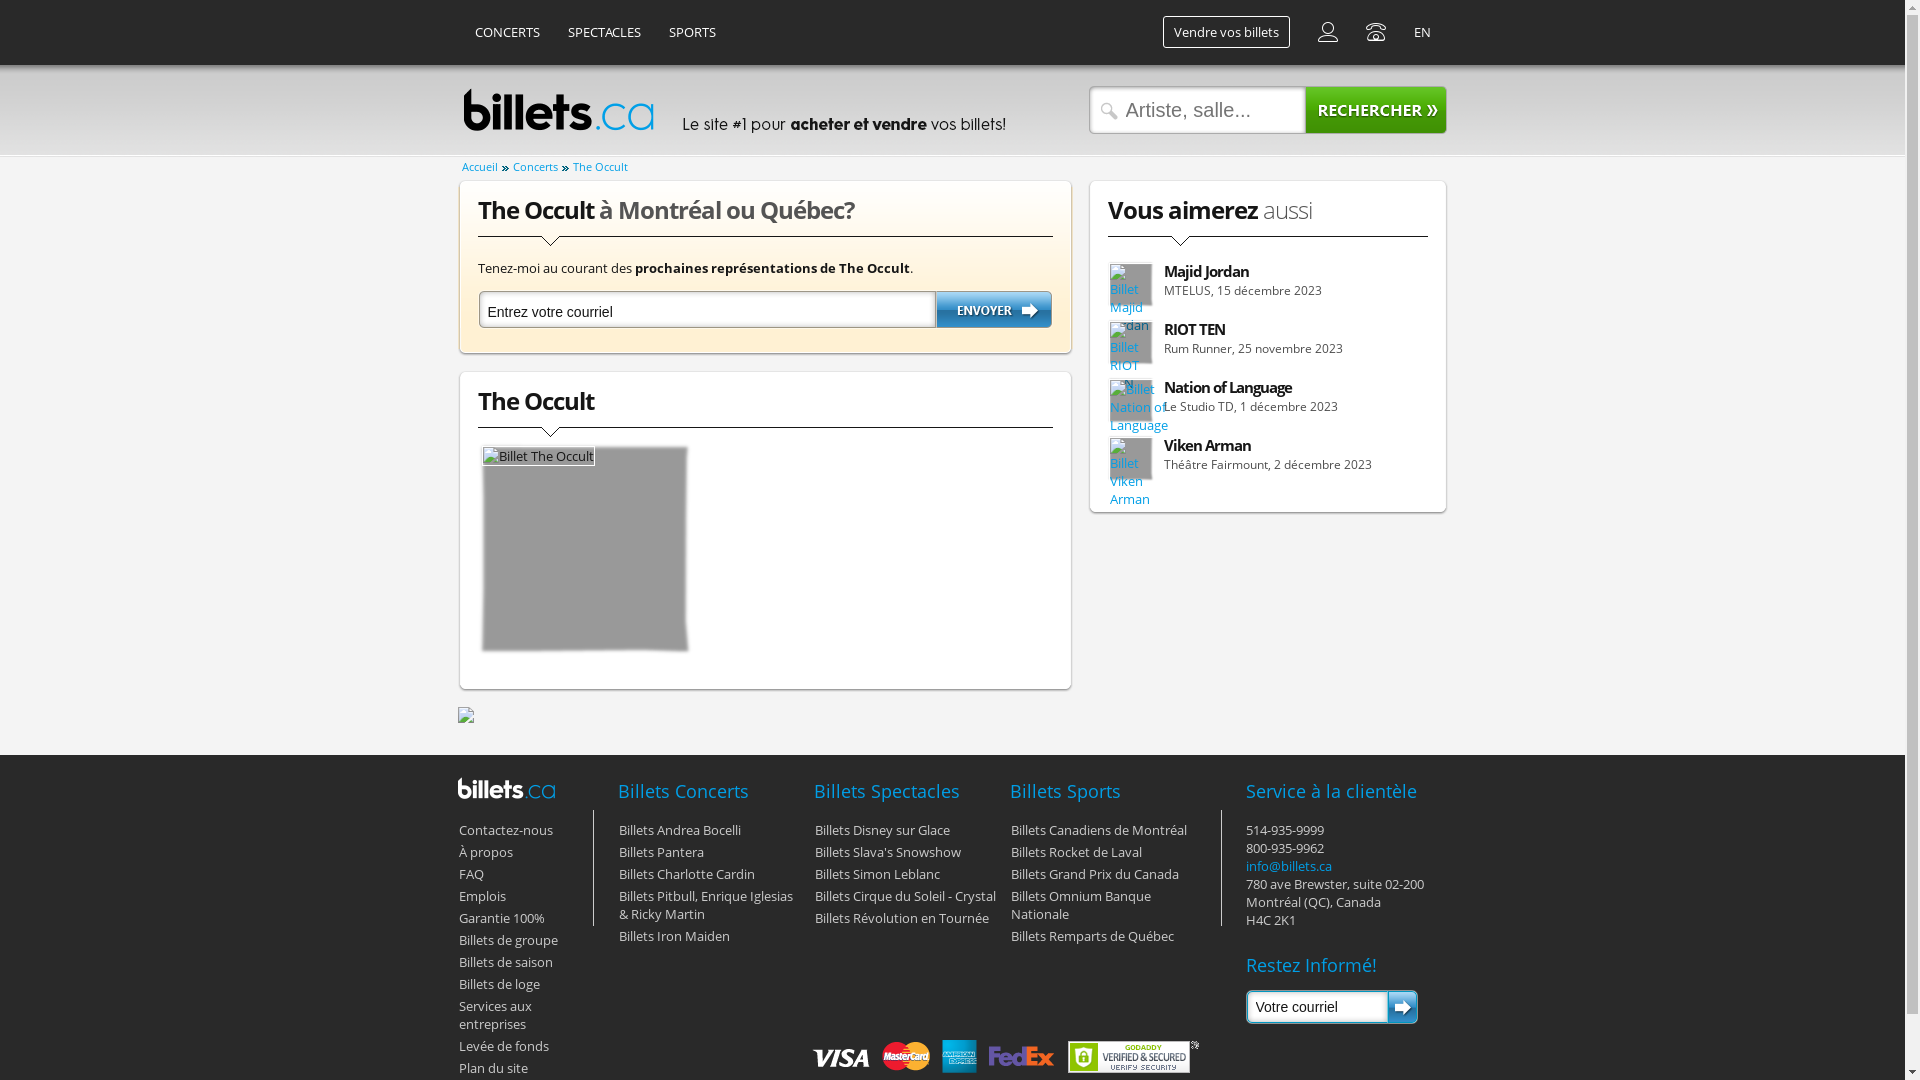 The image size is (1920, 1080). What do you see at coordinates (498, 982) in the screenshot?
I see `'Billets de loge'` at bounding box center [498, 982].